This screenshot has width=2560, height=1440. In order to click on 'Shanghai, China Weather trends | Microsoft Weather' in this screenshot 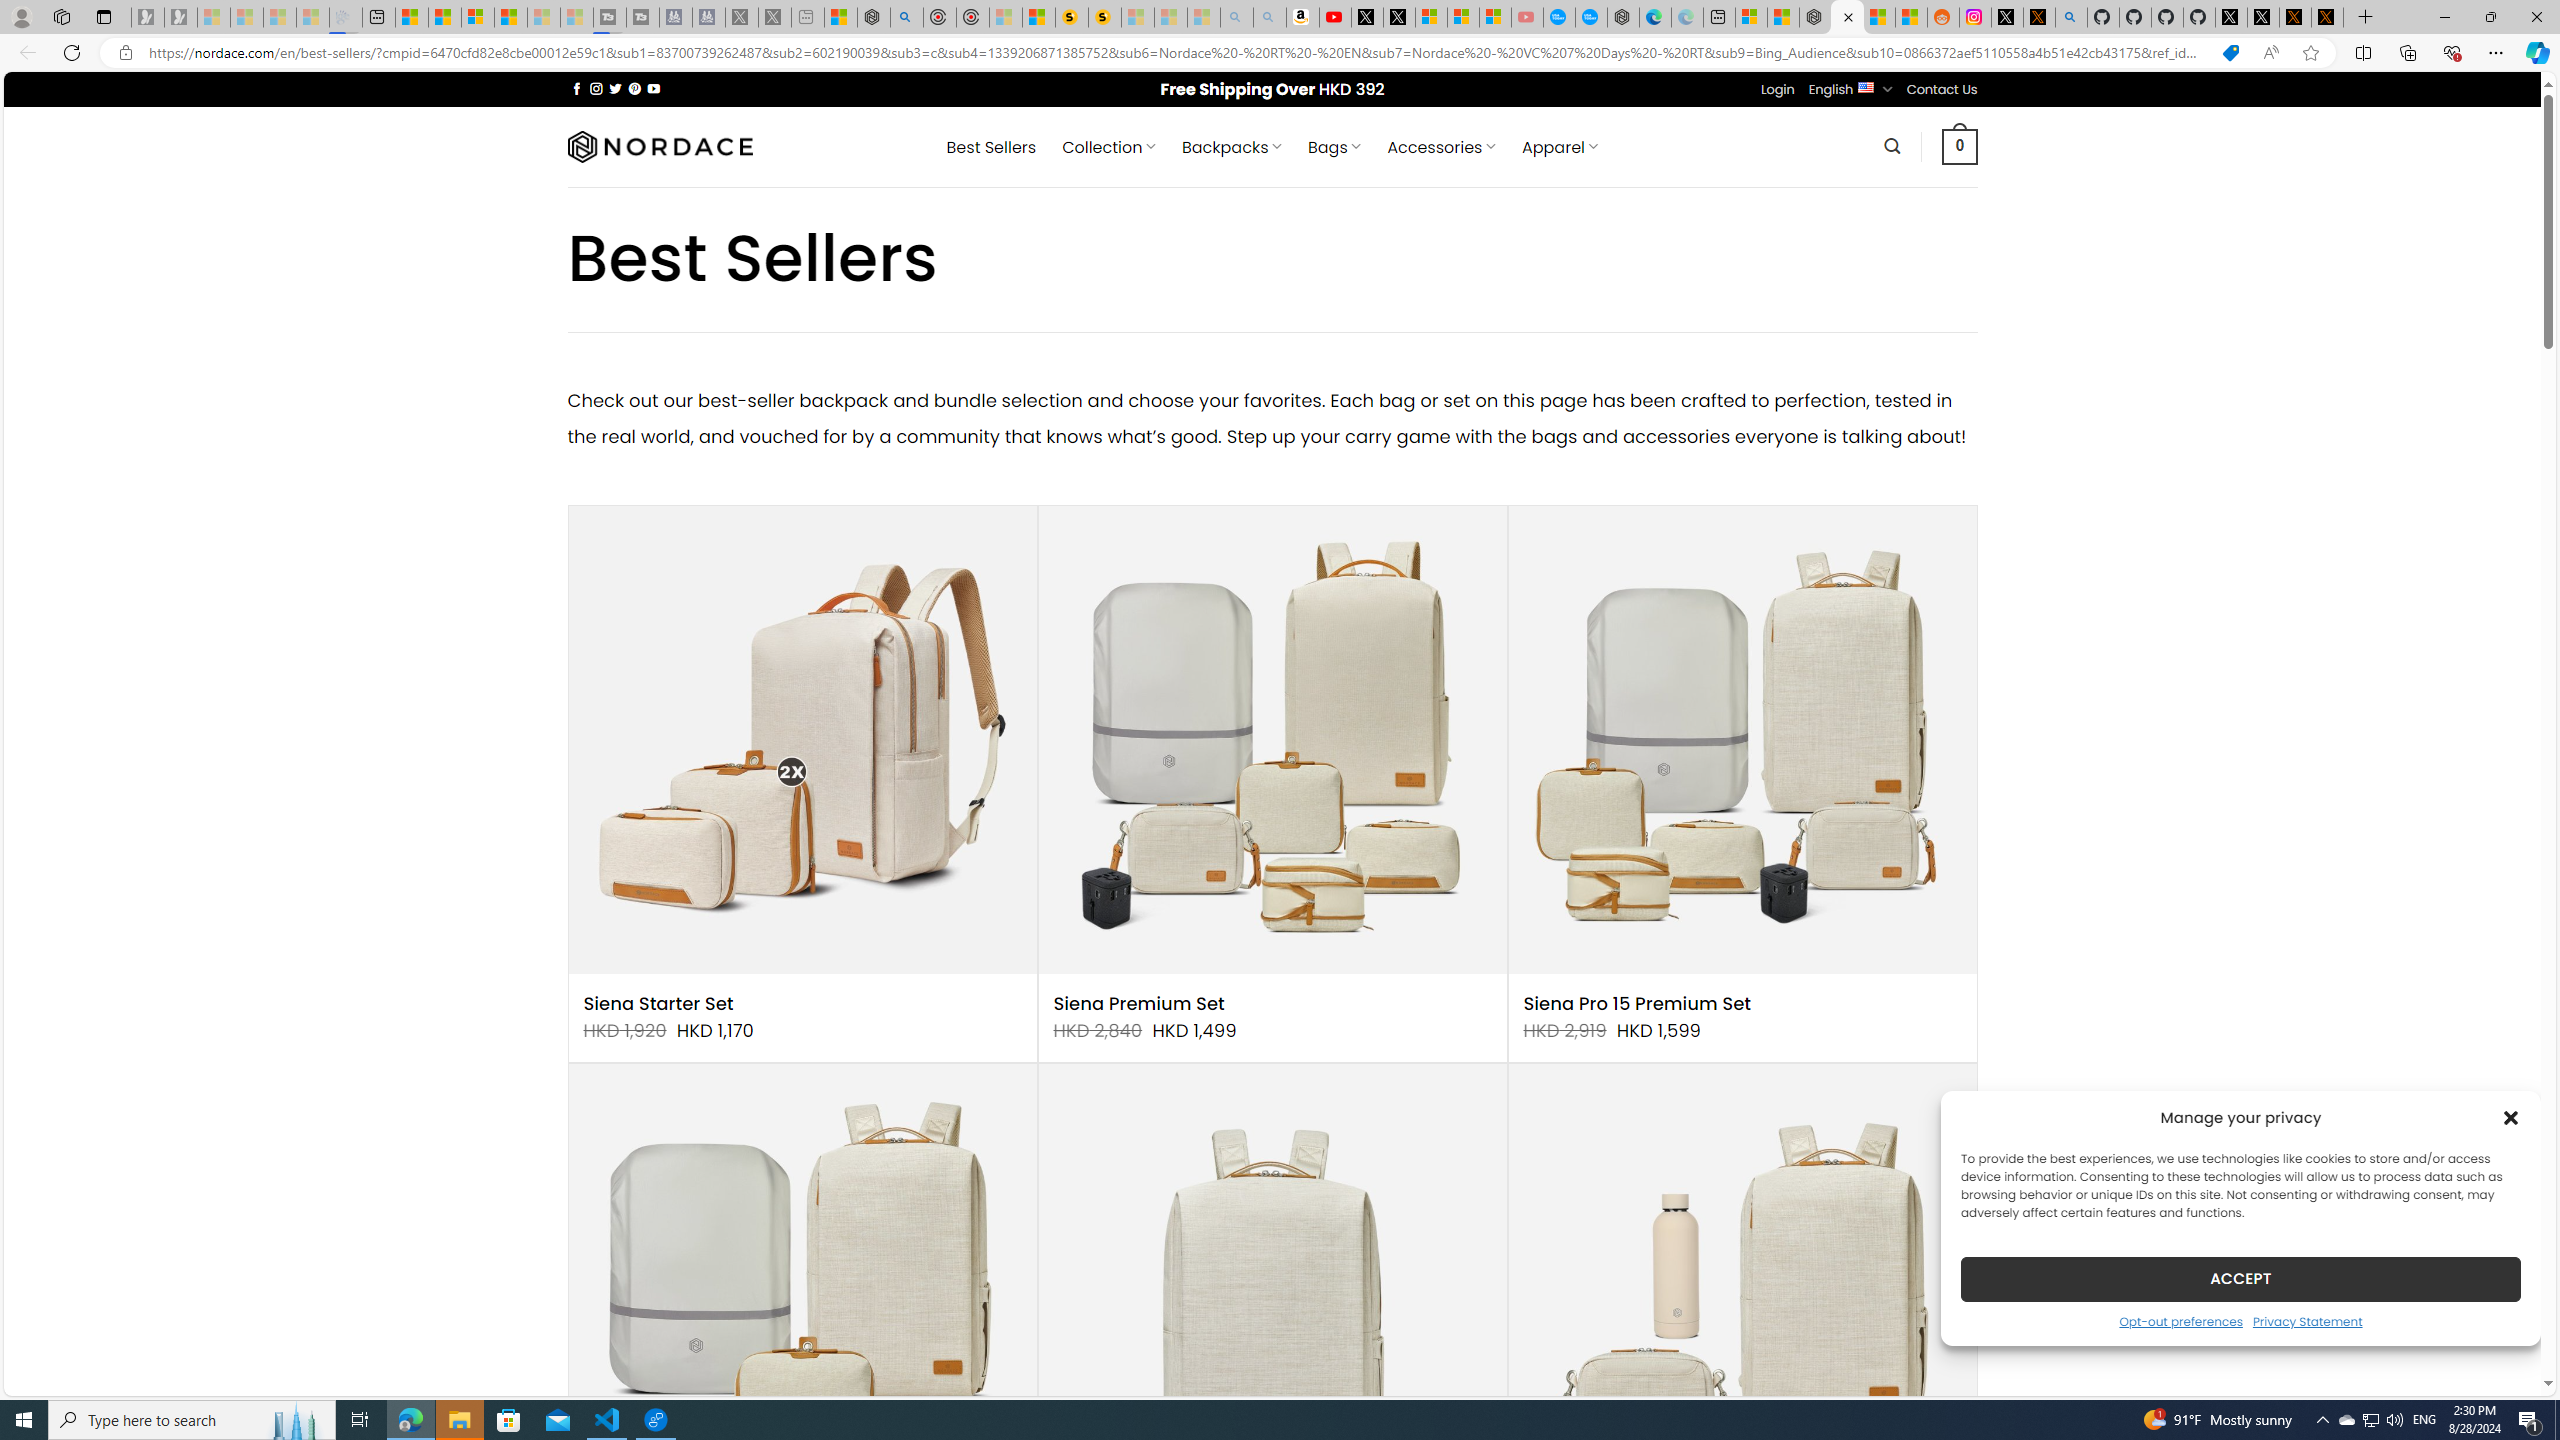, I will do `click(1911, 16)`.